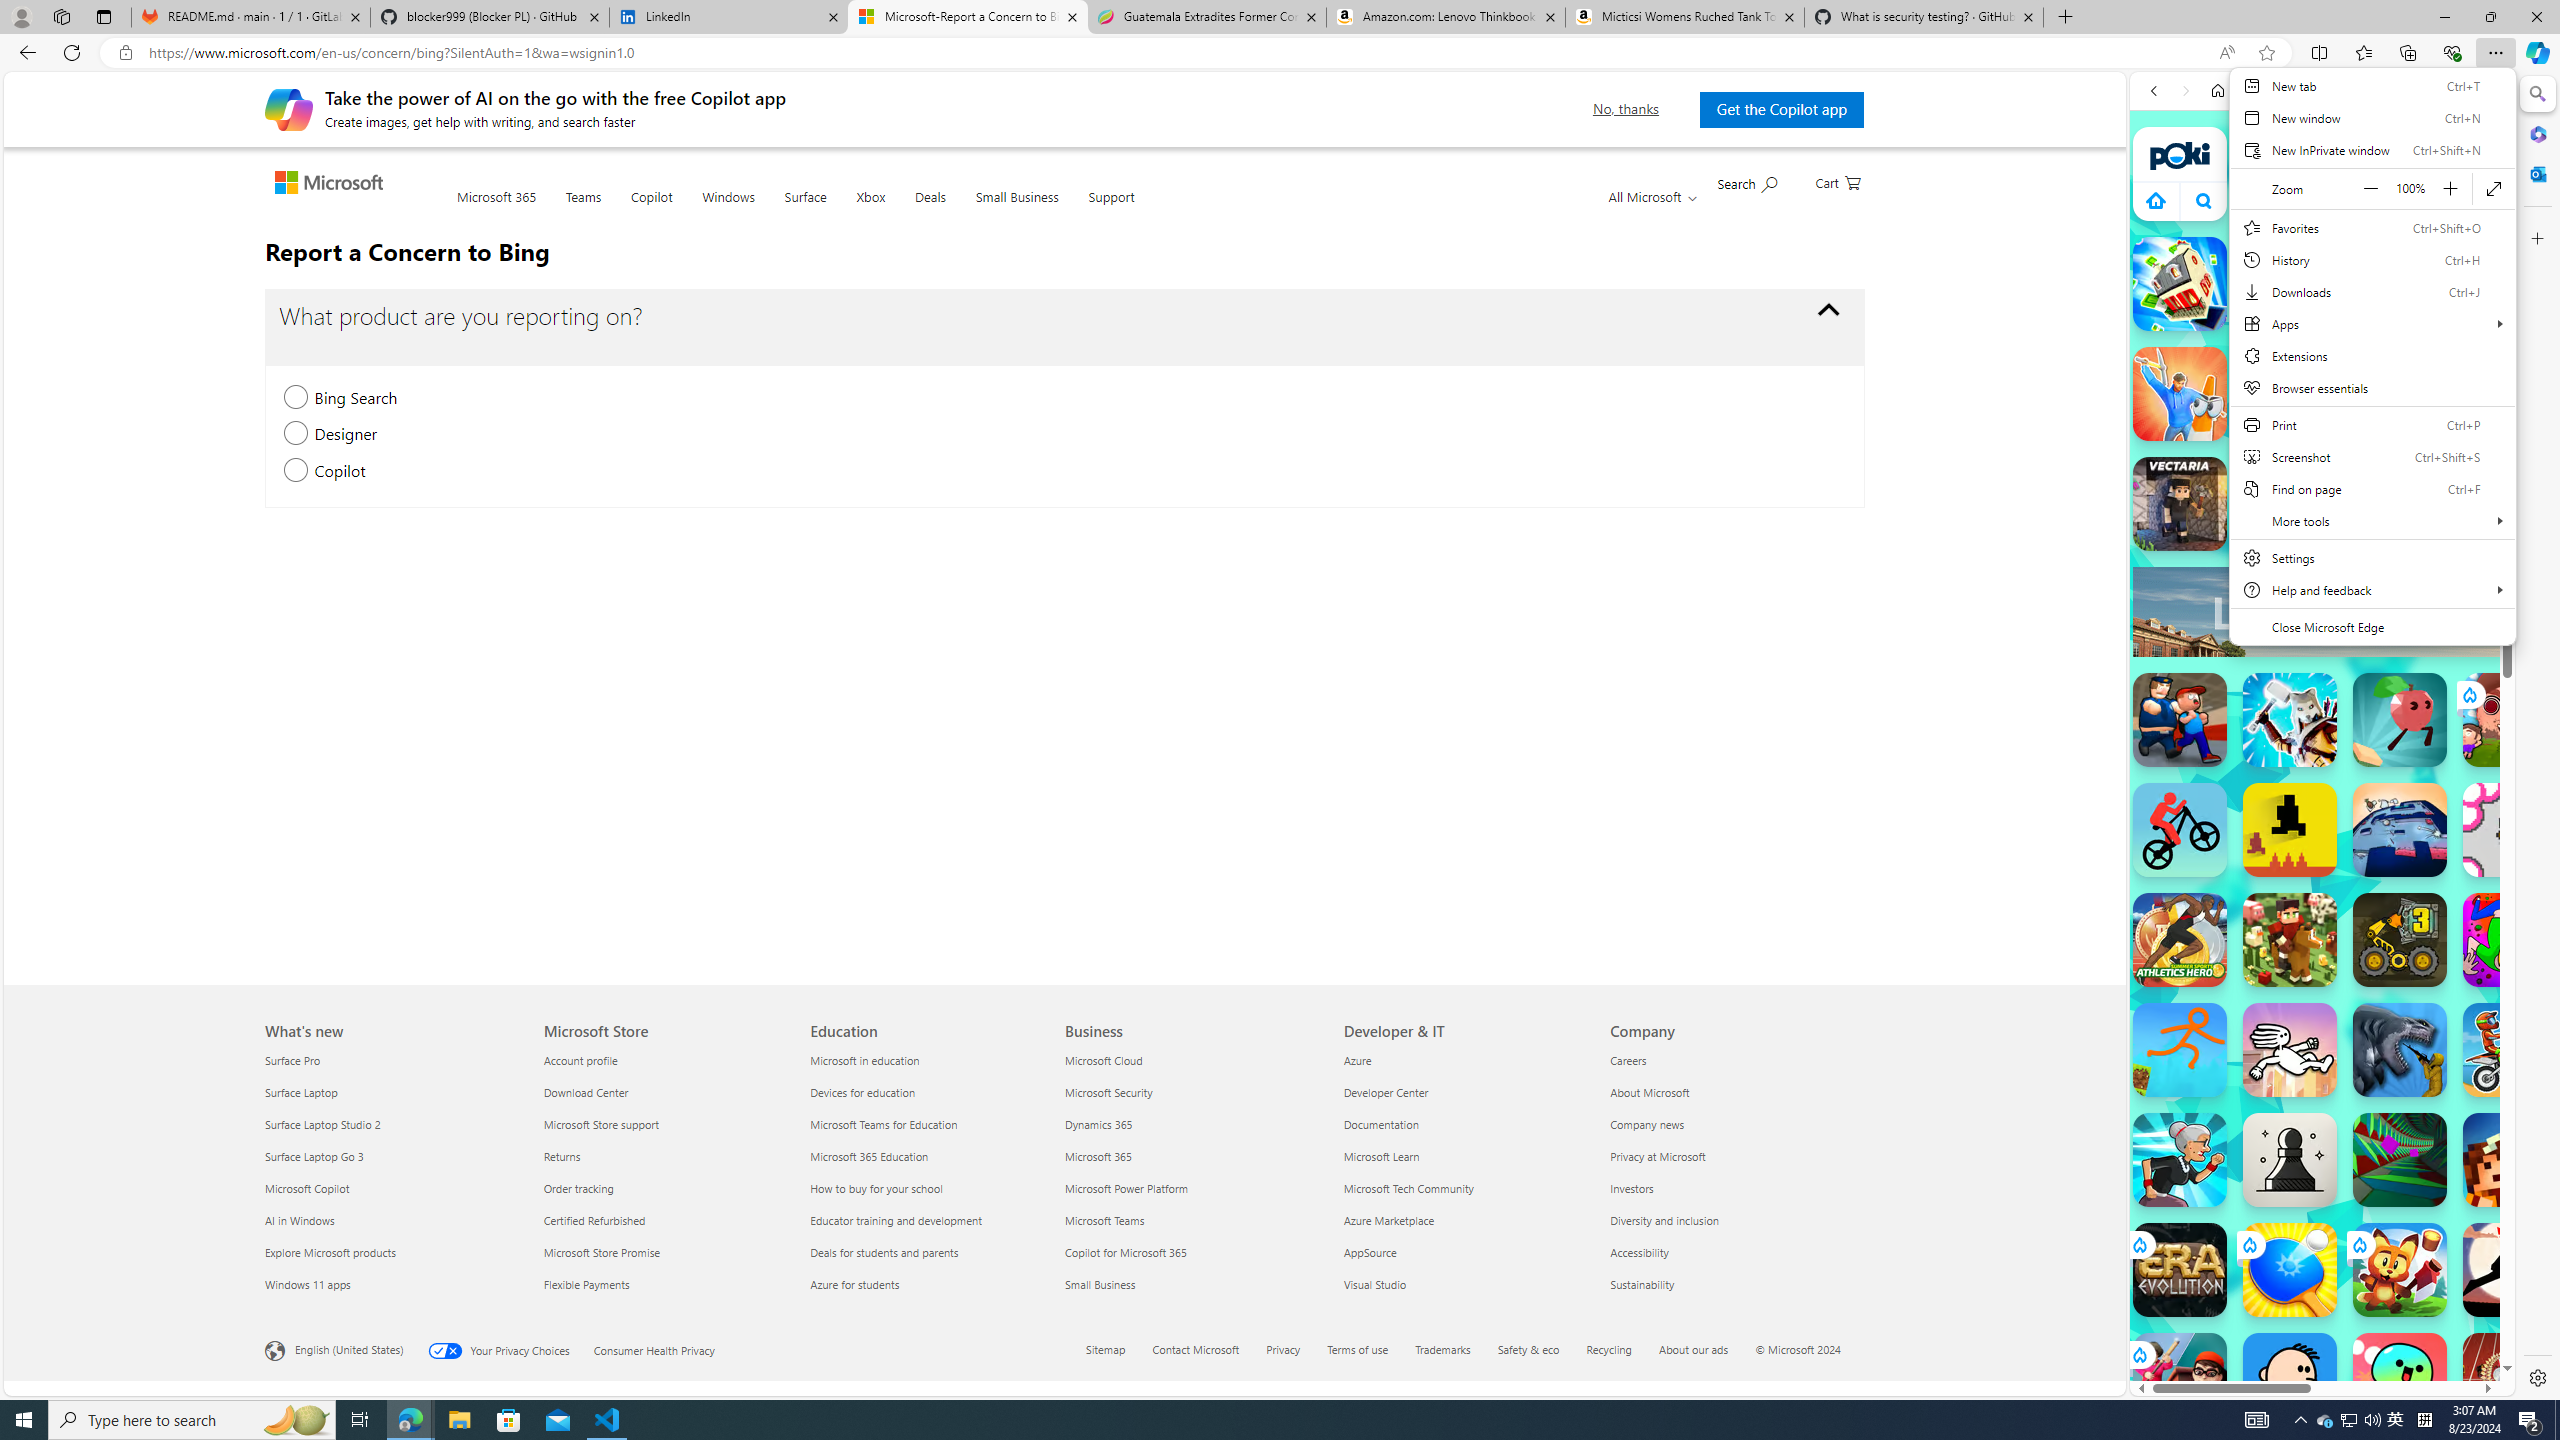  I want to click on 'Contact Microsoft', so click(1194, 1348).